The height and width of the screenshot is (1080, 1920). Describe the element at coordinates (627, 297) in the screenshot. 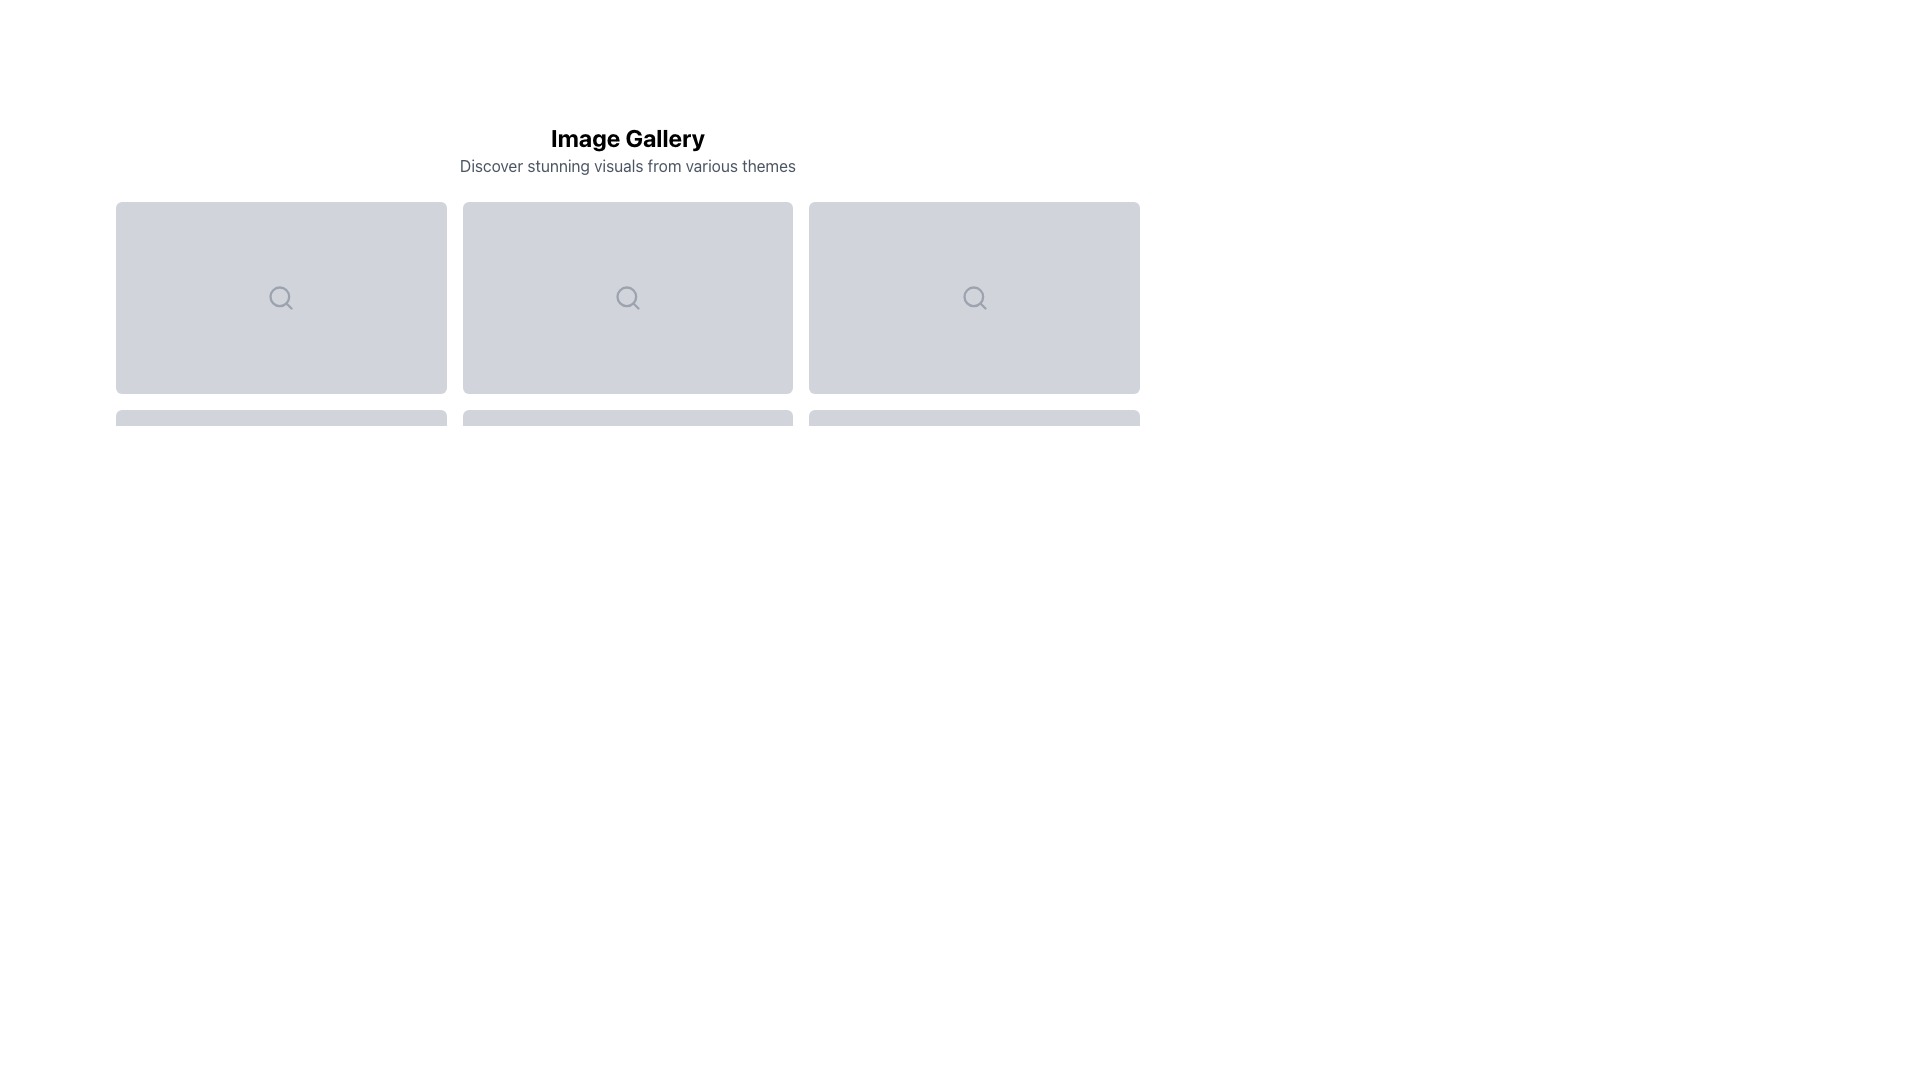

I see `on the Card component displaying an image preview in the second column of the first row of the grid layout` at that location.